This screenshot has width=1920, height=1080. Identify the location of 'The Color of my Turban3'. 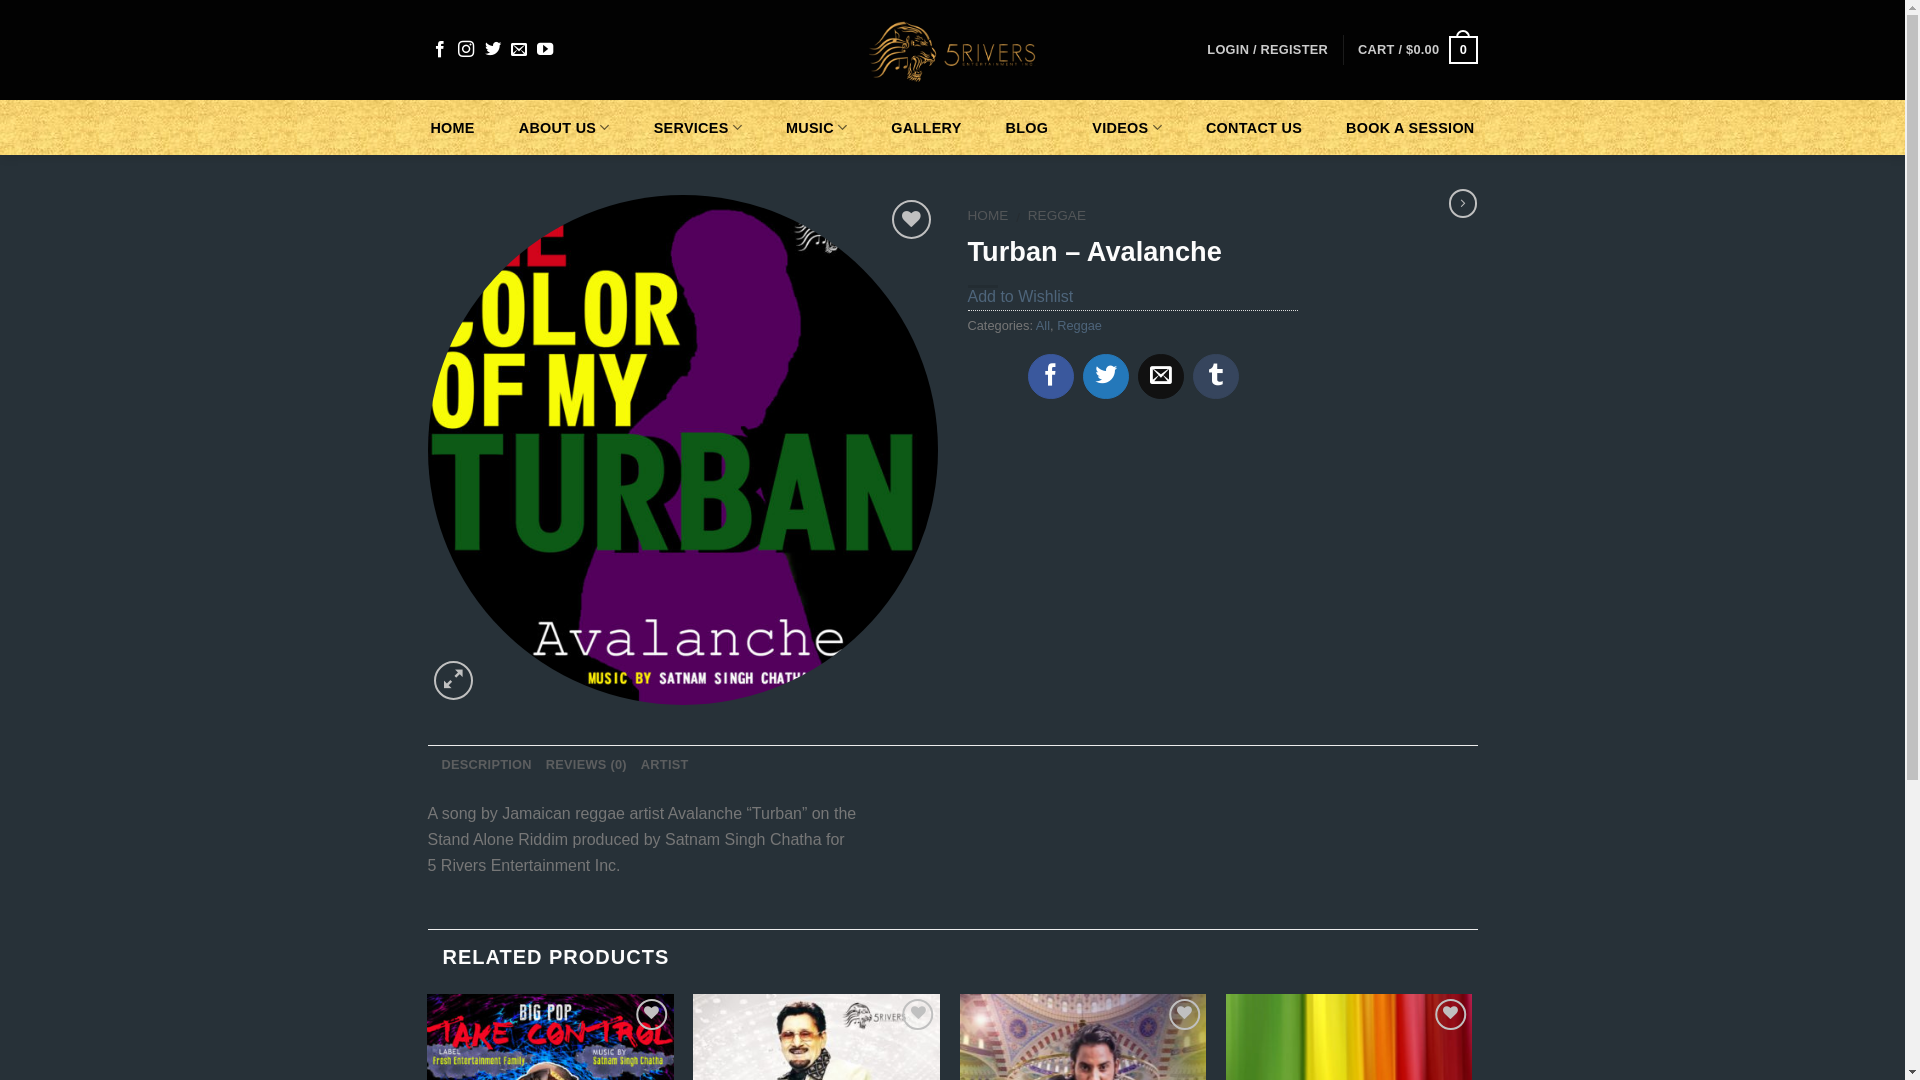
(682, 450).